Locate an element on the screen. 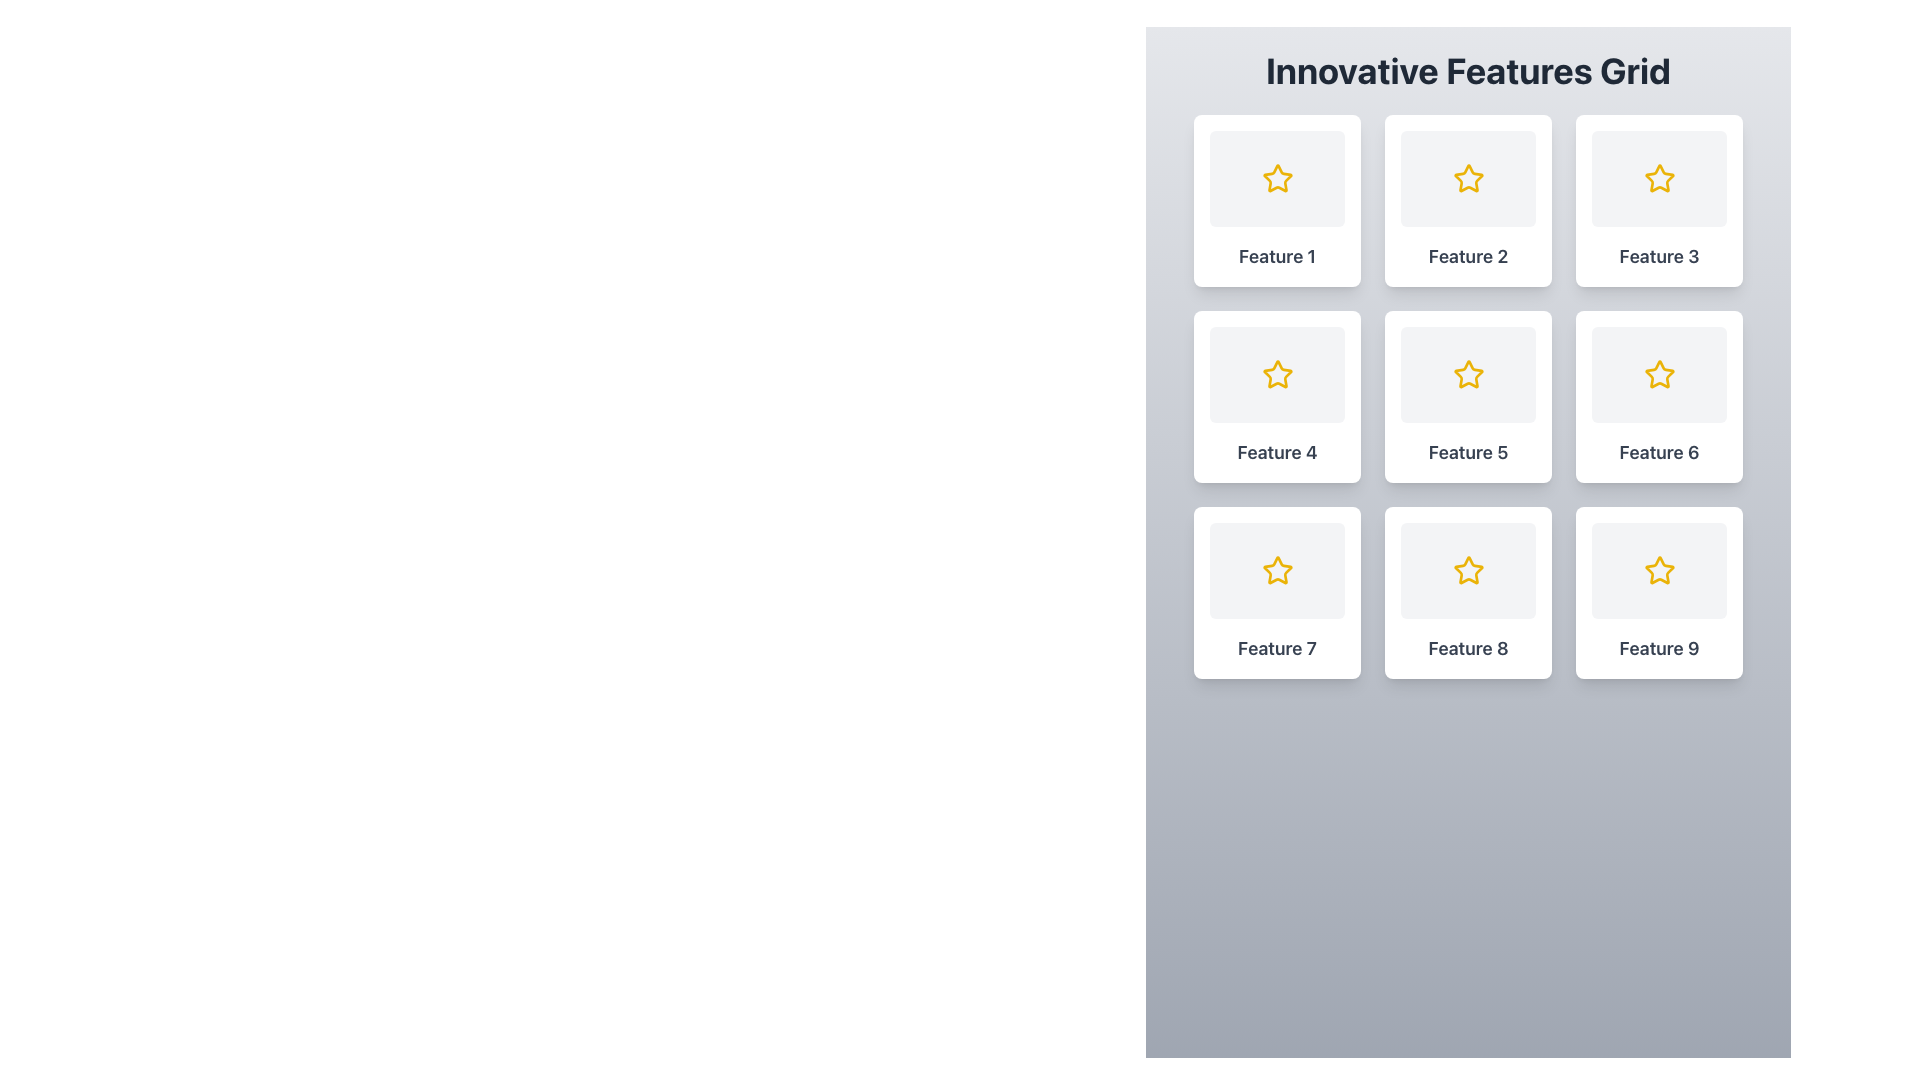 The height and width of the screenshot is (1080, 1920). the star icon representing 'Feature 6' is located at coordinates (1659, 374).